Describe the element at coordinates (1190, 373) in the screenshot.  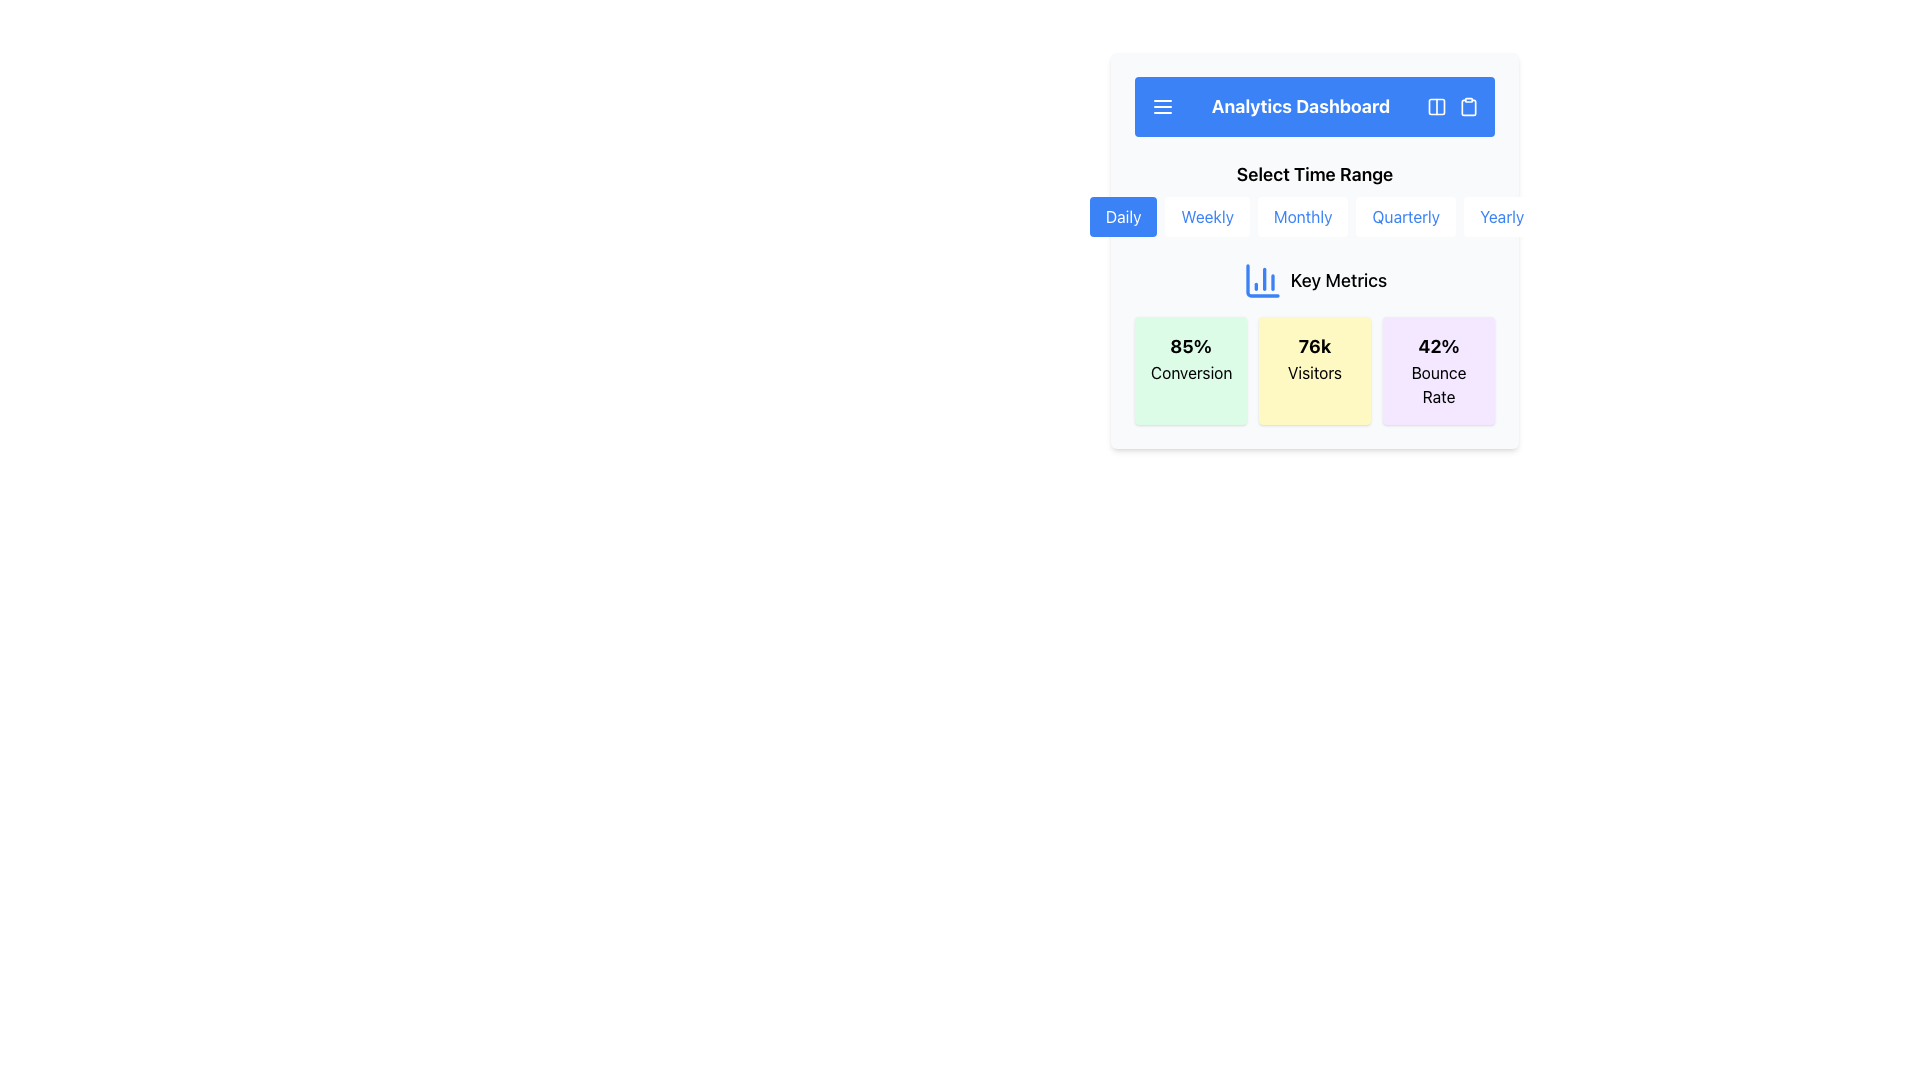
I see `the text label displaying 'Conversion' located within a green rectangular card in the top-left area of the section containing multiple metric widgets` at that location.